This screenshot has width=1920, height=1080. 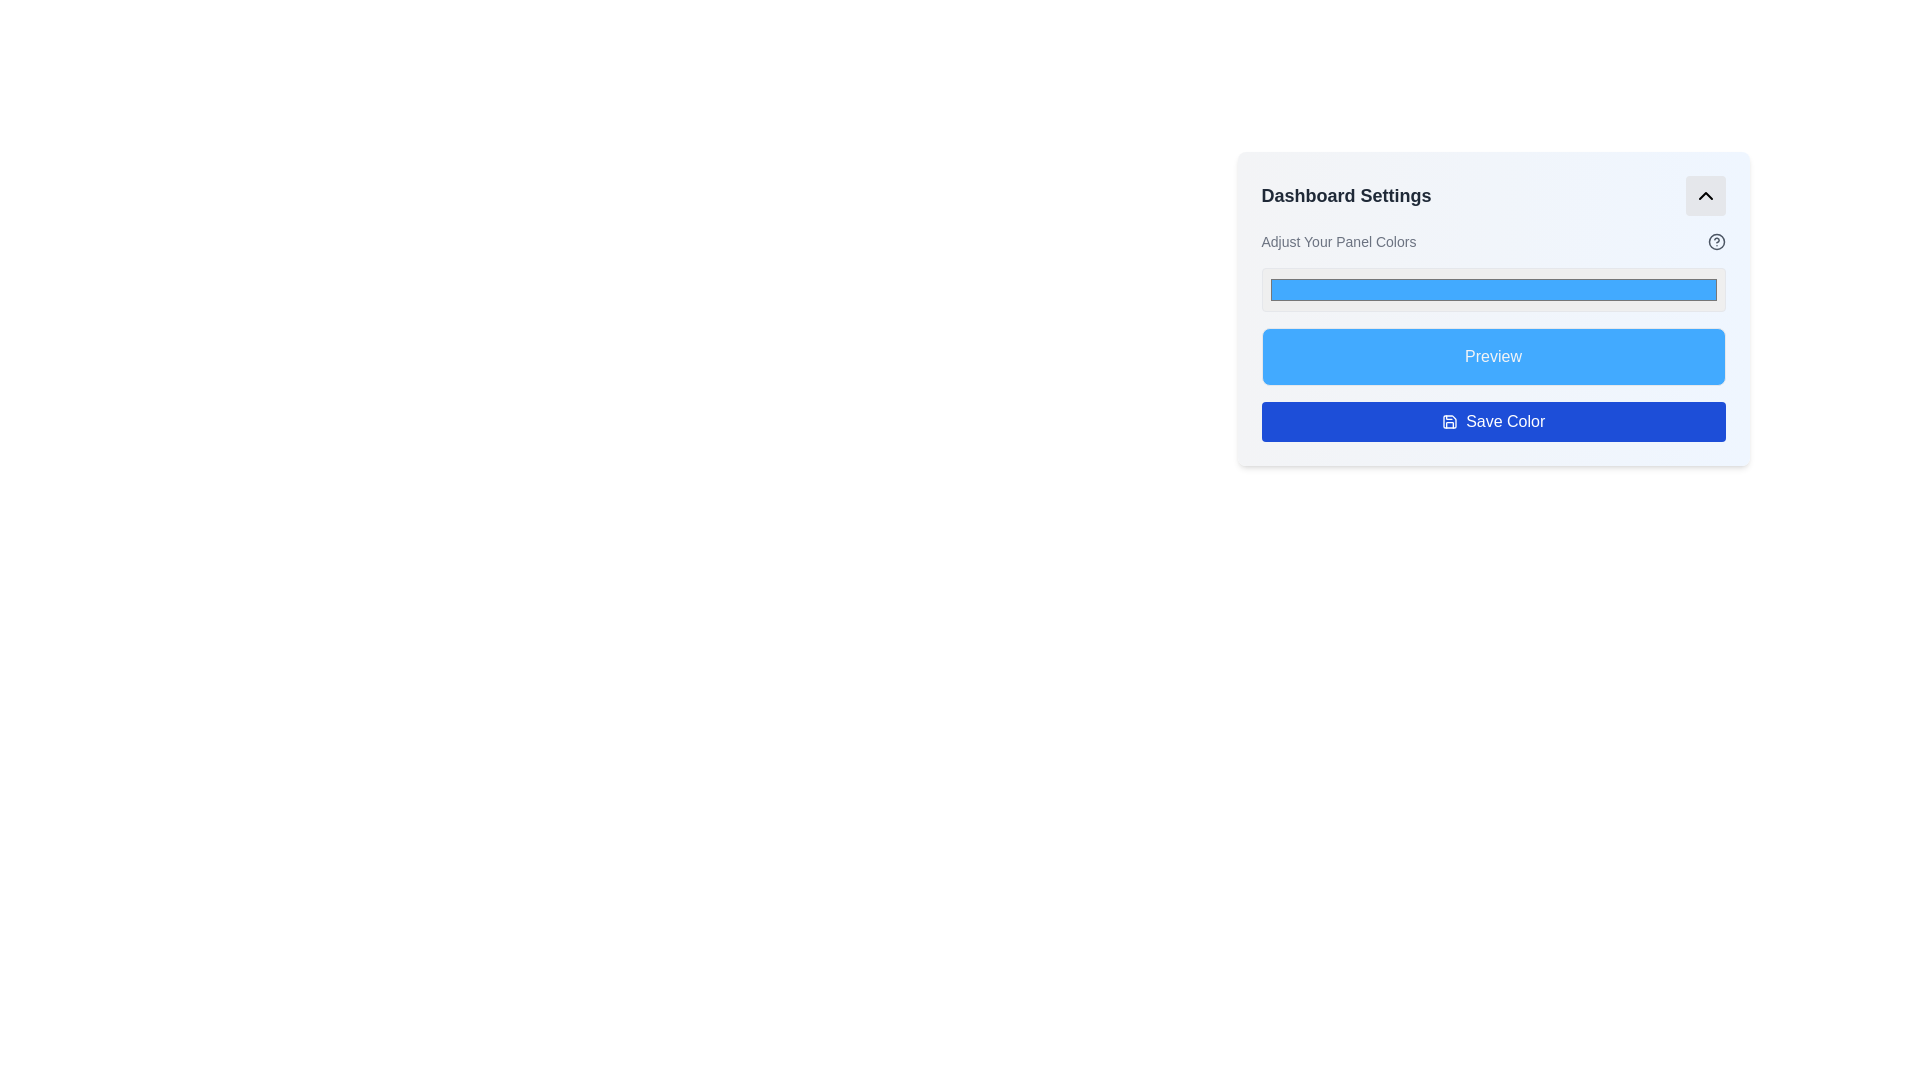 I want to click on the toggle button icon located at the top right corner of the 'Dashboard Settings' card to receive interactivity feedback, so click(x=1704, y=196).